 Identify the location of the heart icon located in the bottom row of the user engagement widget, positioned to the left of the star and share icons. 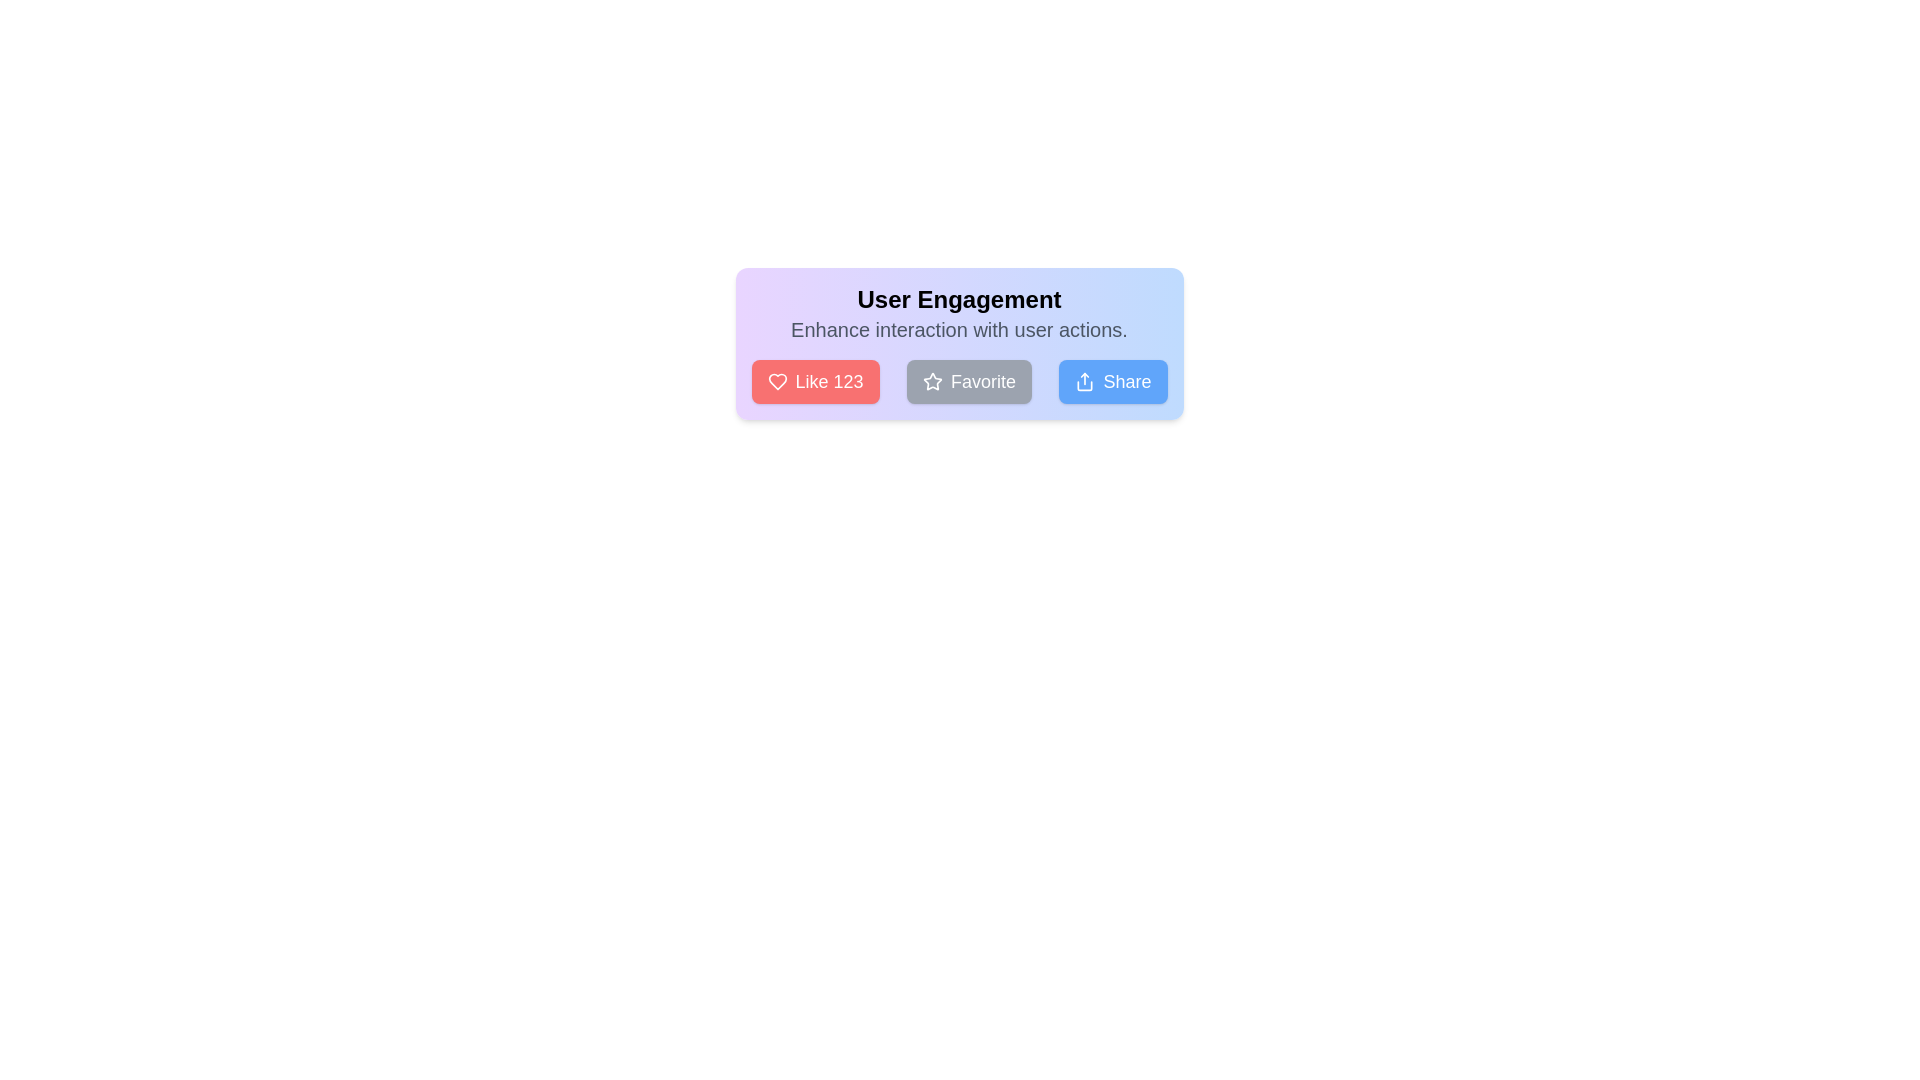
(776, 381).